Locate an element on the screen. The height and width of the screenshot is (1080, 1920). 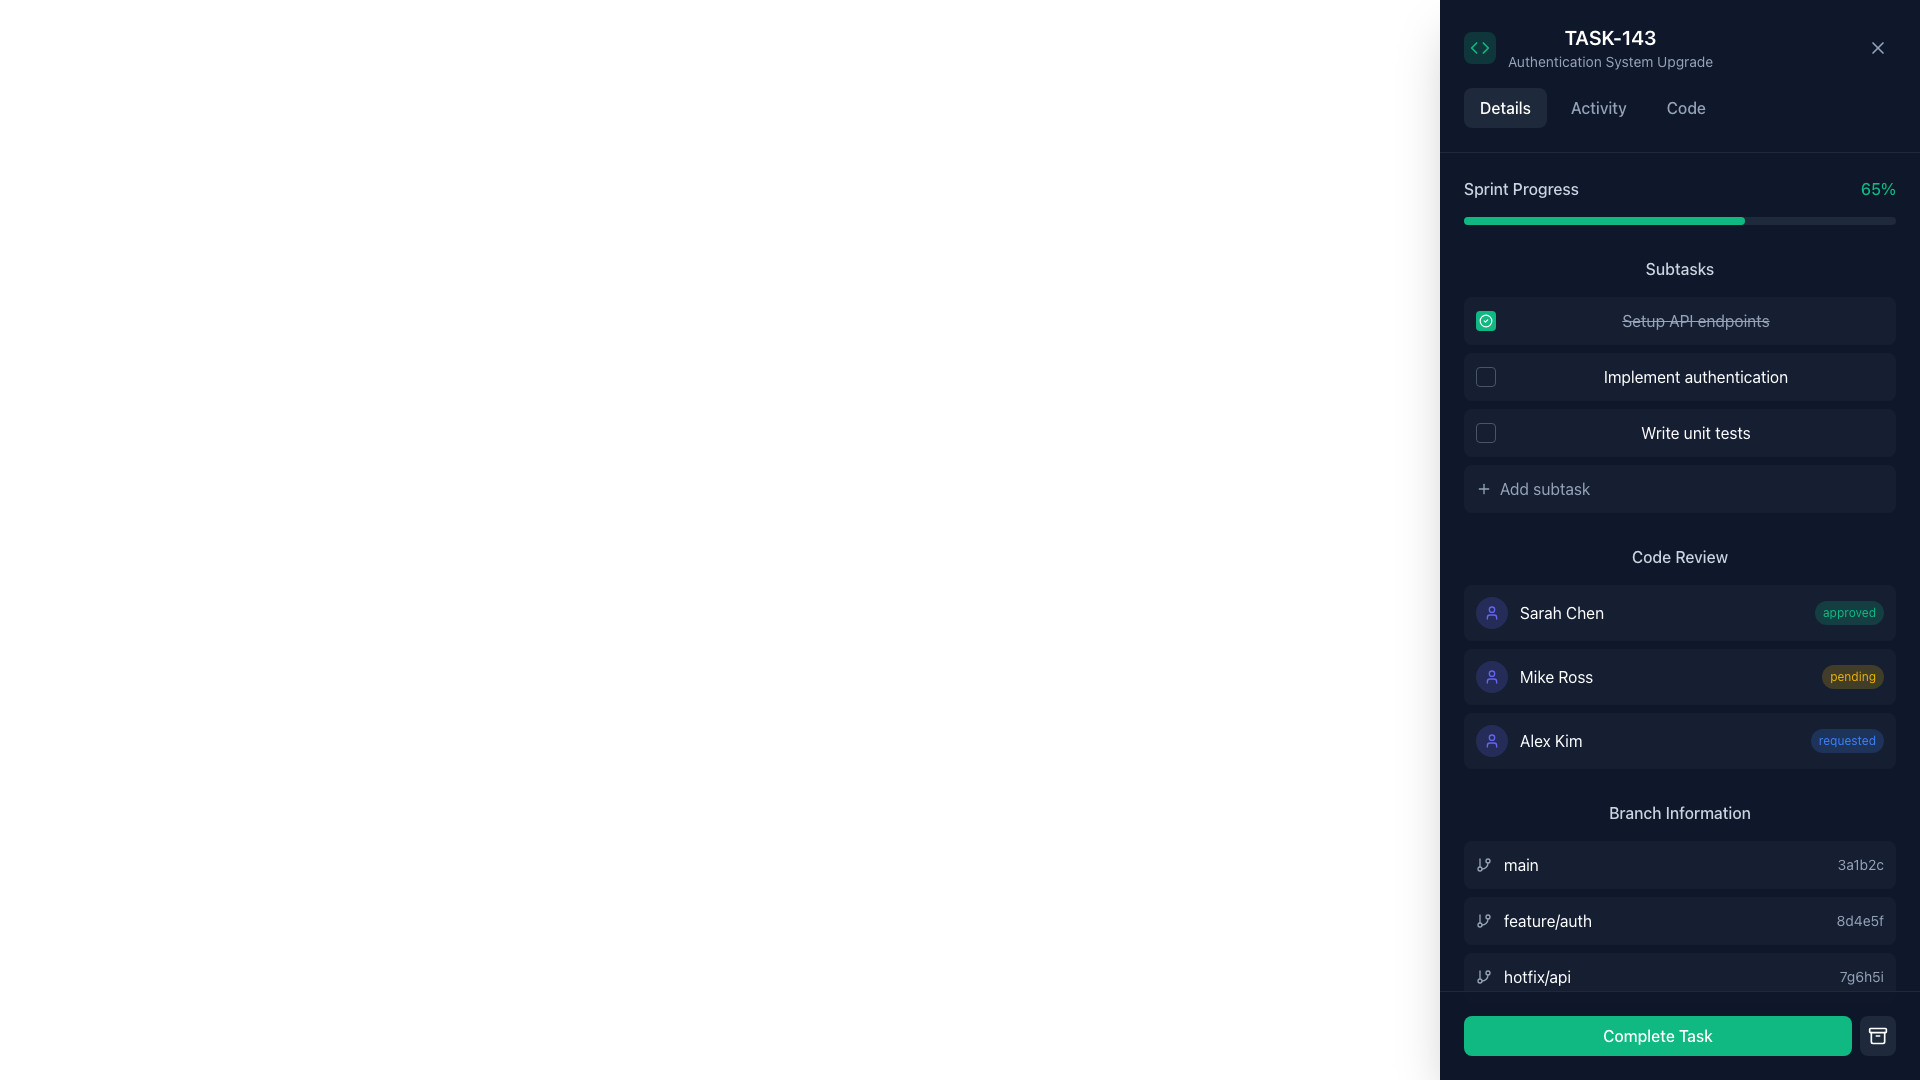
the green circular icon with a white check mark that indicates the completion status of the 'Setup API endpoints' subtask in the right-hand panel is located at coordinates (1486, 319).